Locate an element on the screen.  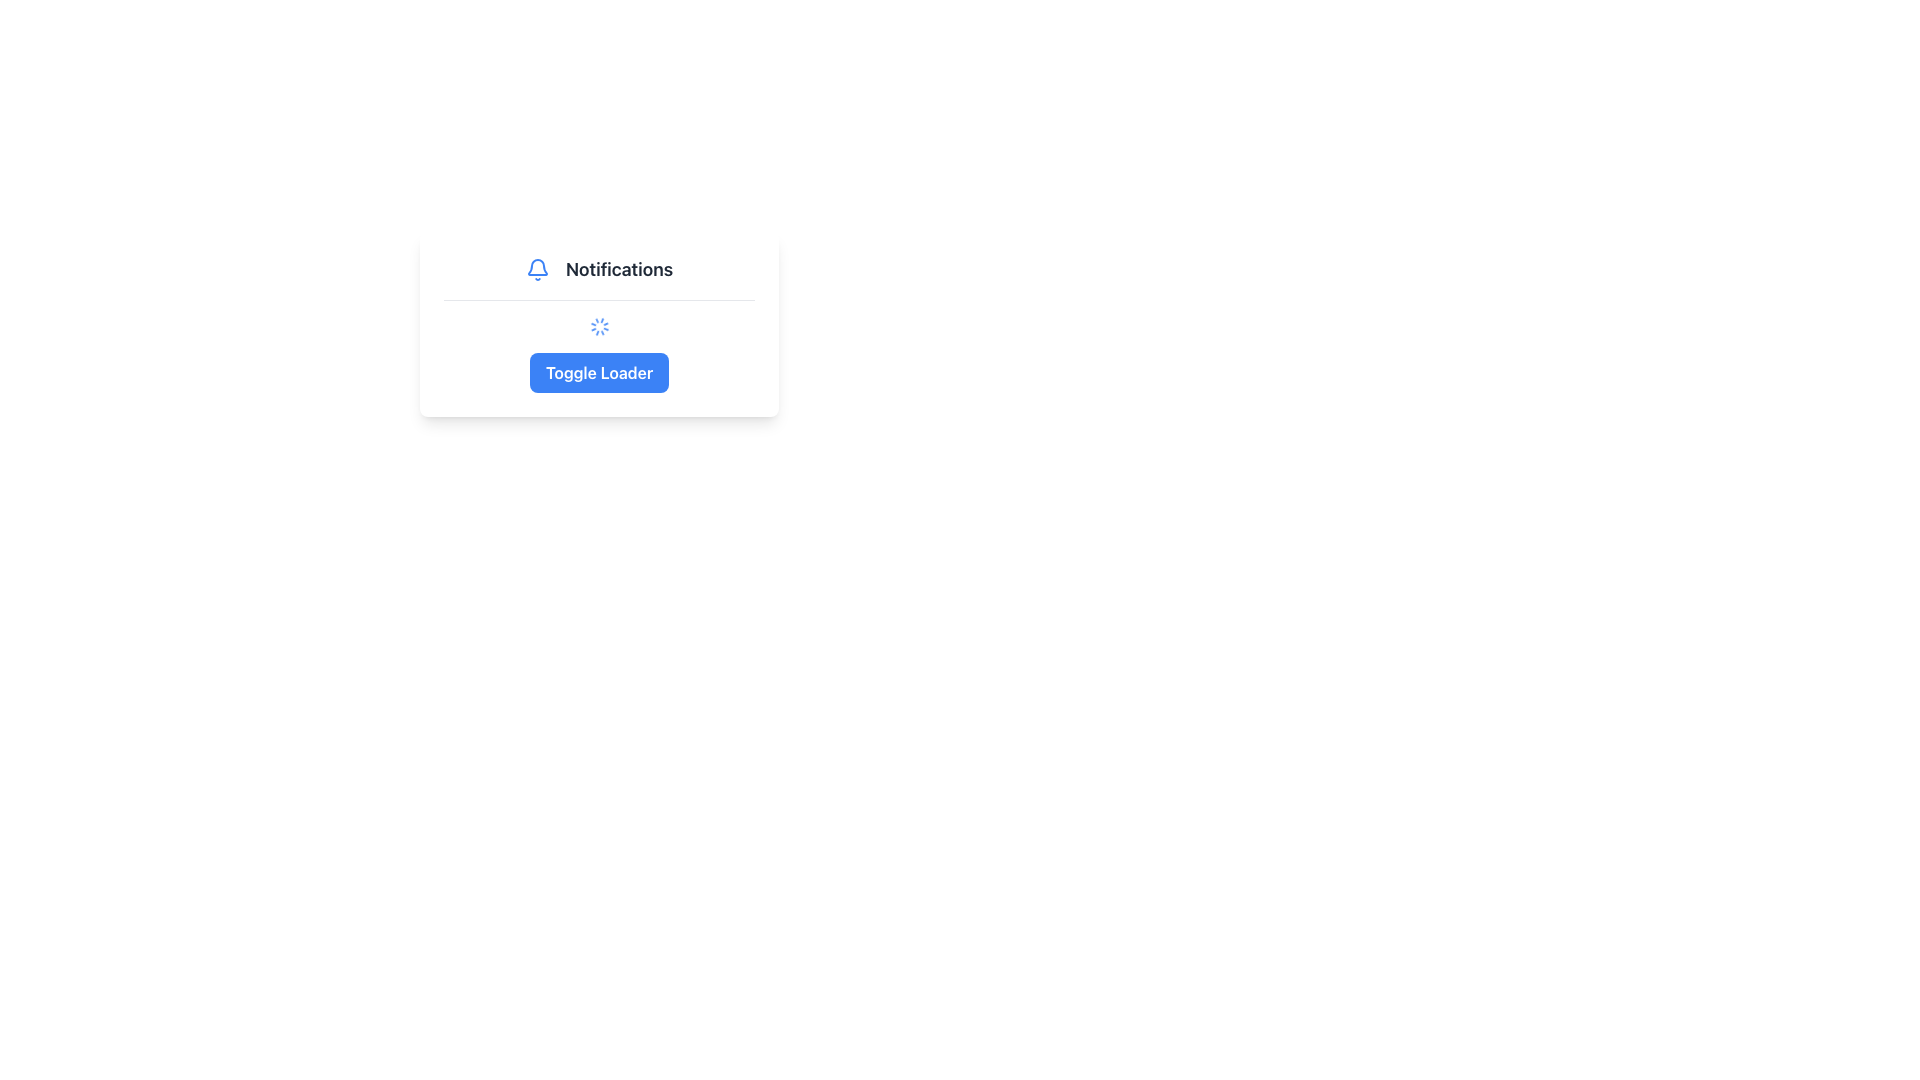
the 'Notifications' text label, which is styled in a bold, larger font and located immediately to the right of a bell icon, positioned centrally in the upper portion of a card is located at coordinates (618, 270).